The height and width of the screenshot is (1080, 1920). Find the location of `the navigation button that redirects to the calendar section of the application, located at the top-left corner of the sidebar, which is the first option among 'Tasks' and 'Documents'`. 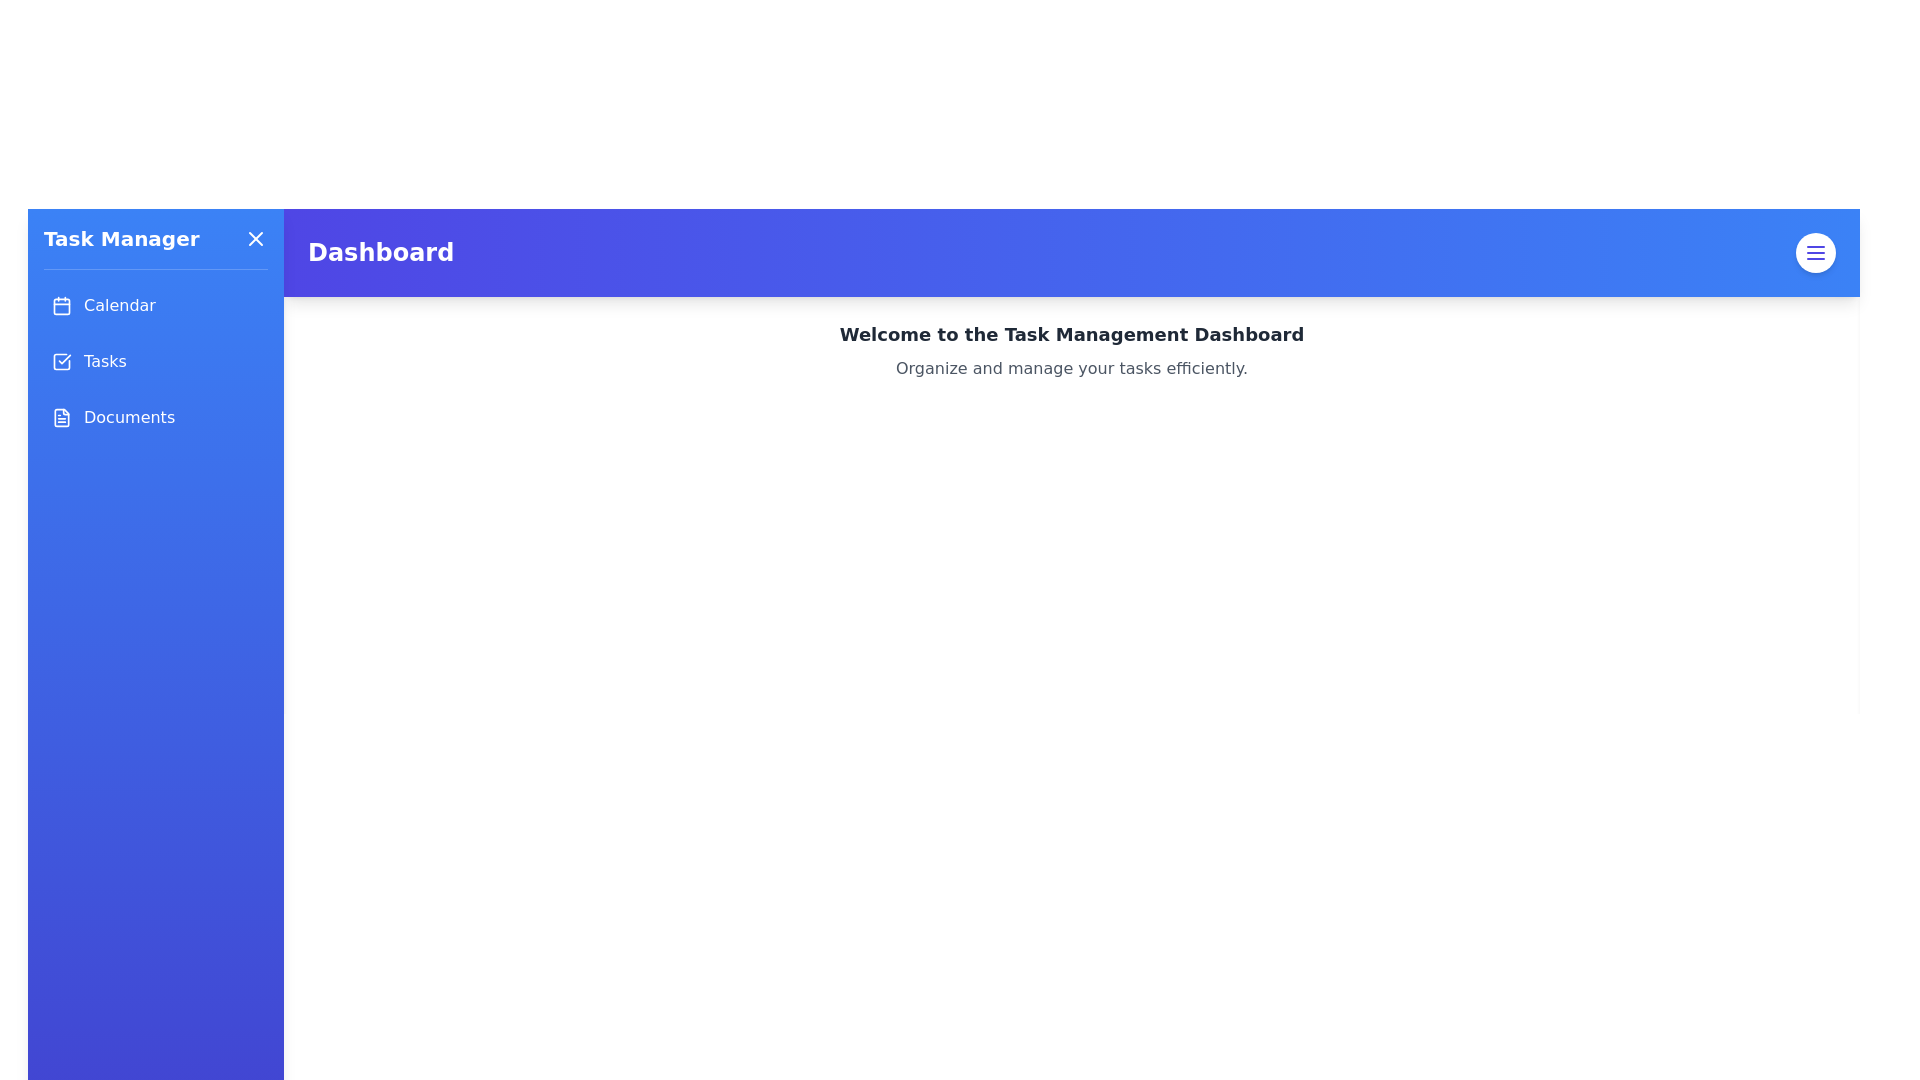

the navigation button that redirects to the calendar section of the application, located at the top-left corner of the sidebar, which is the first option among 'Tasks' and 'Documents' is located at coordinates (155, 305).